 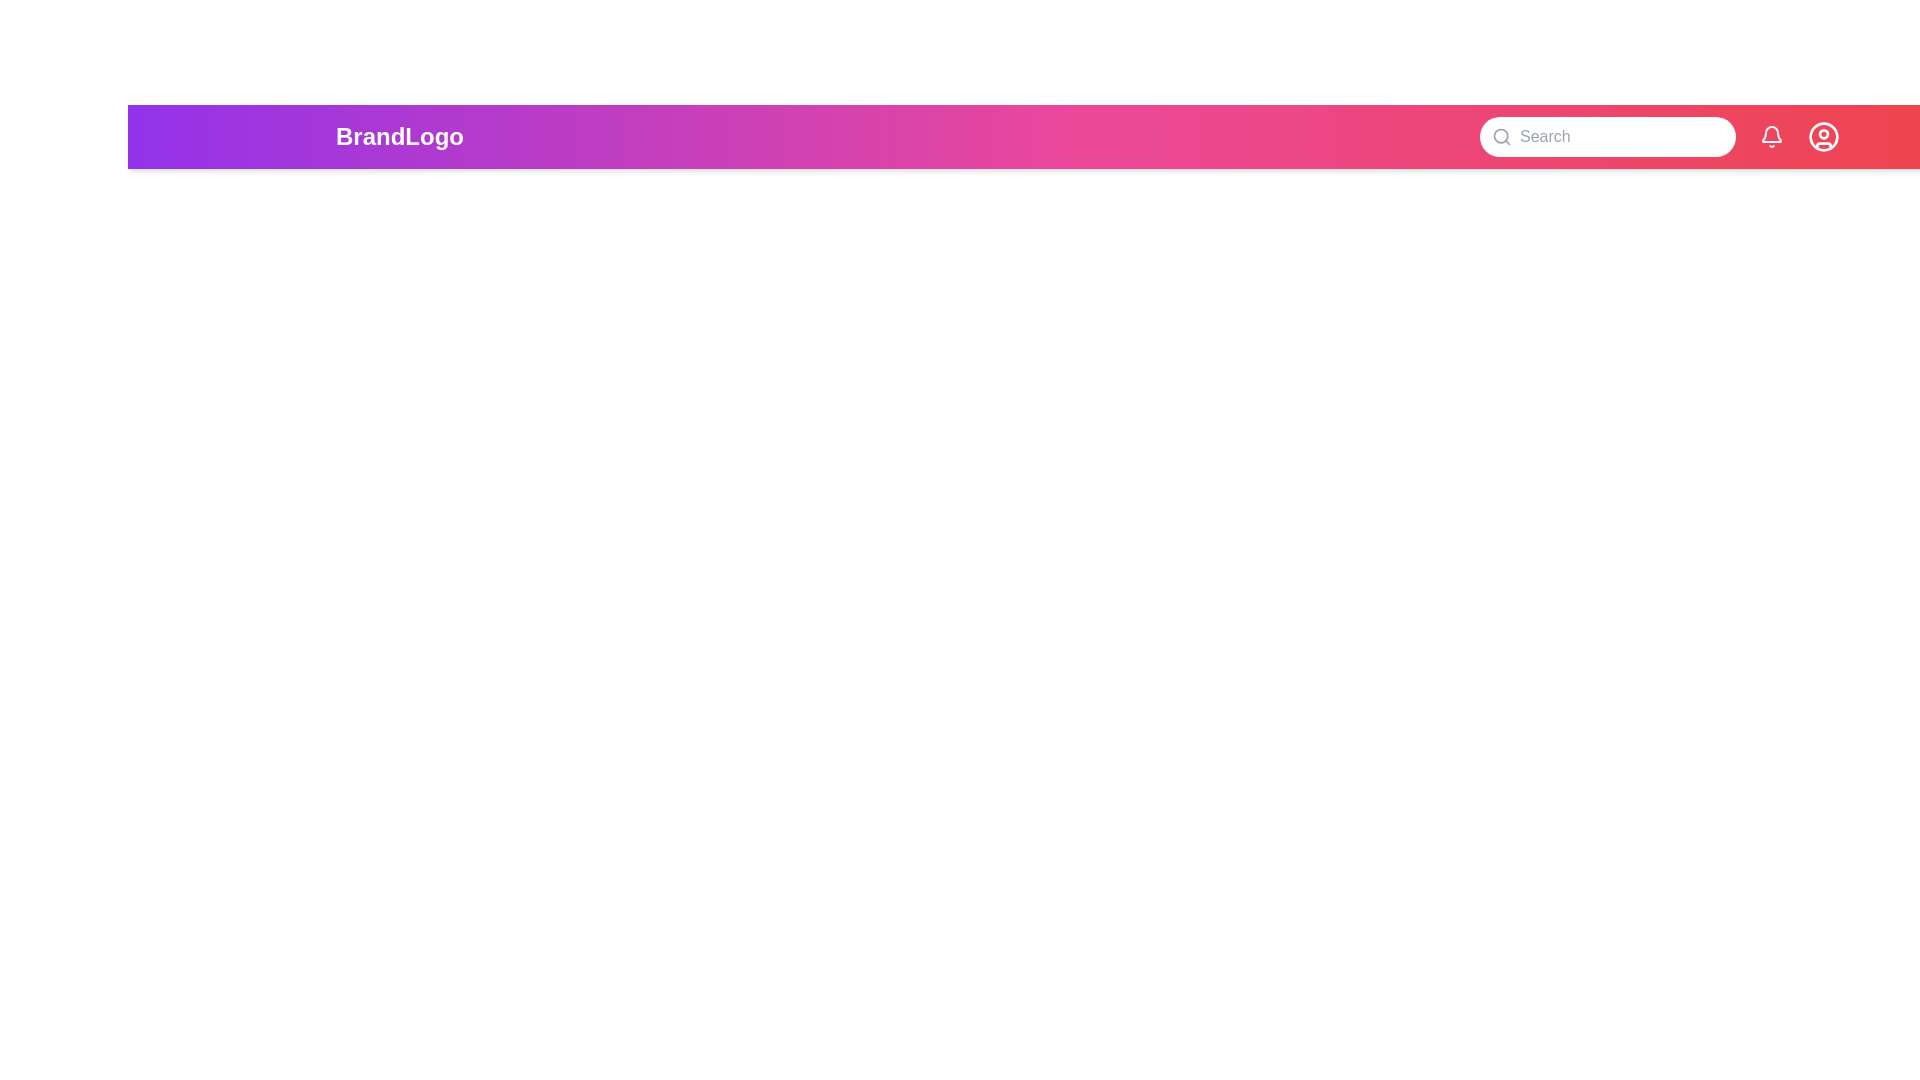 What do you see at coordinates (1824, 135) in the screenshot?
I see `the user profile icon located at the top-right corner of the interface, adjacent to the bell icon` at bounding box center [1824, 135].